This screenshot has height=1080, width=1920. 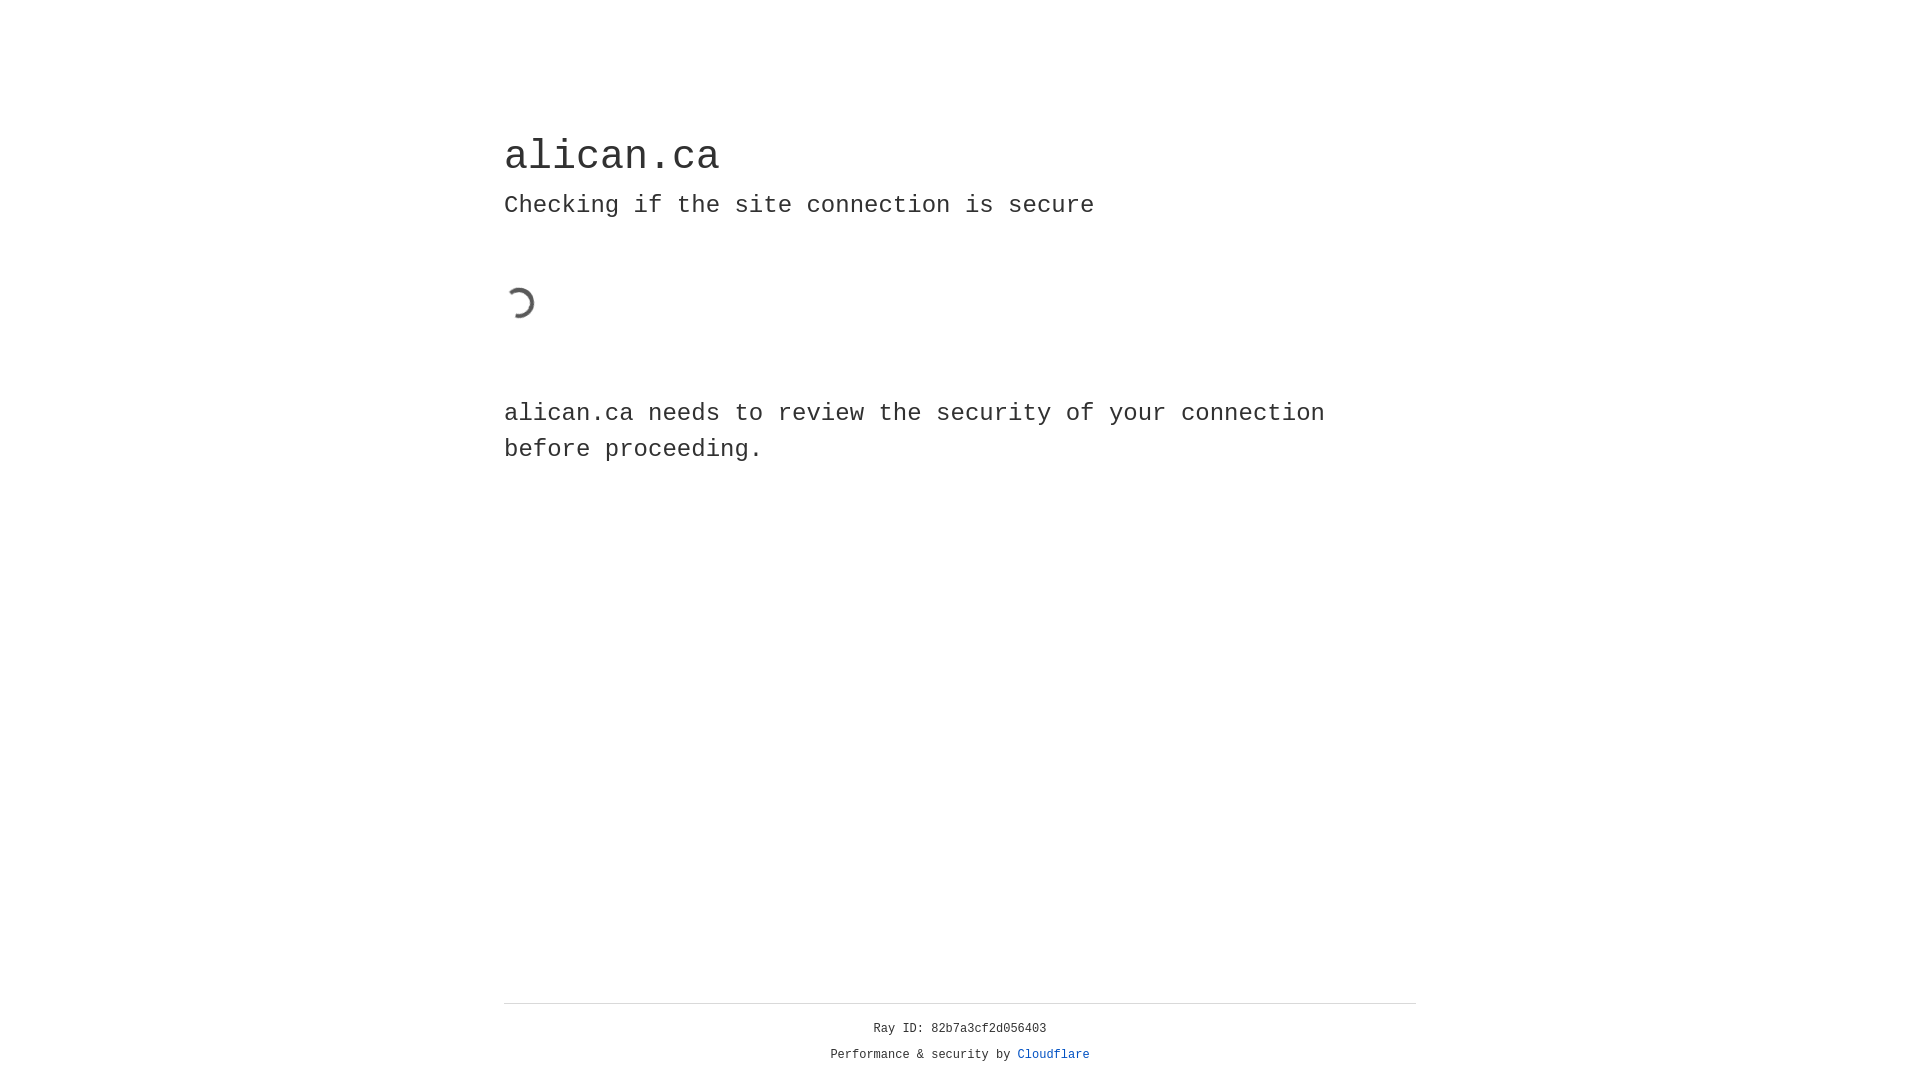 What do you see at coordinates (1053, 1054) in the screenshot?
I see `'Cloudflare'` at bounding box center [1053, 1054].